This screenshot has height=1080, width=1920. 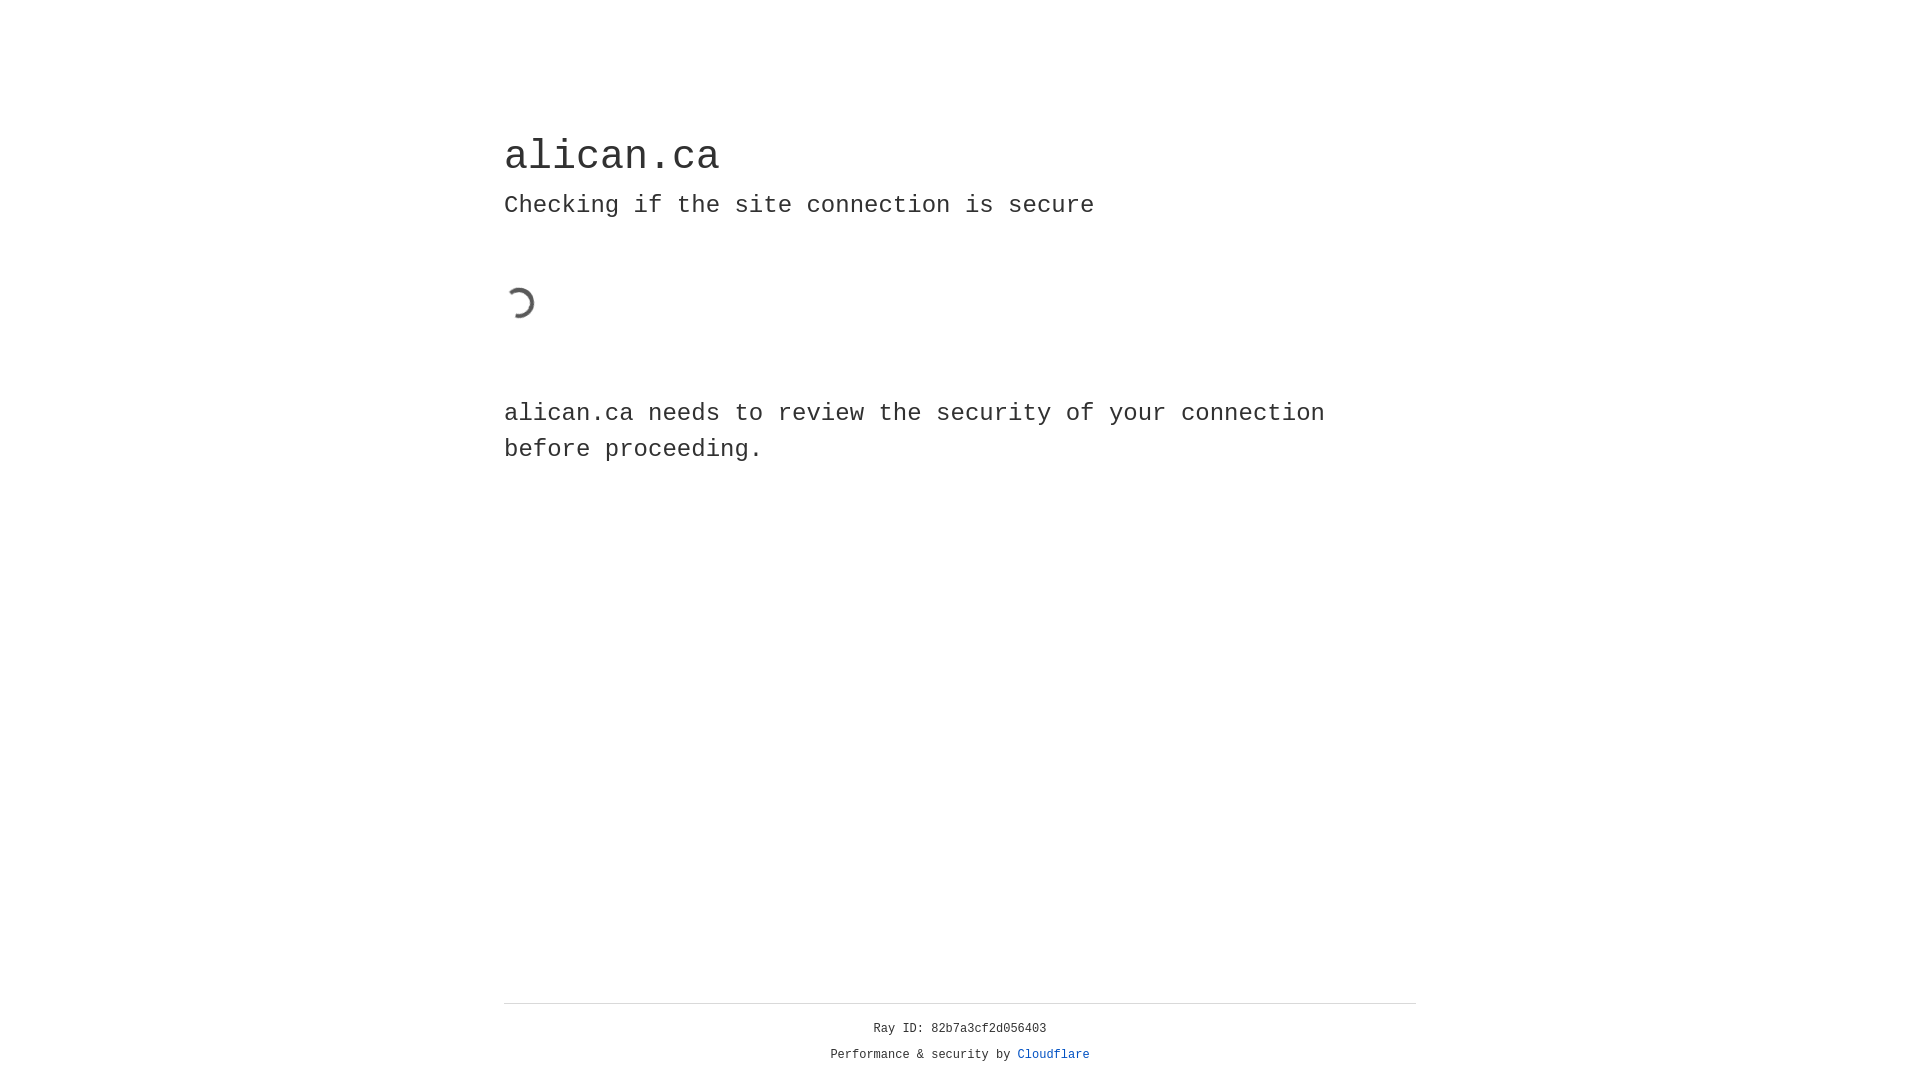 What do you see at coordinates (1053, 1054) in the screenshot?
I see `'Cloudflare'` at bounding box center [1053, 1054].